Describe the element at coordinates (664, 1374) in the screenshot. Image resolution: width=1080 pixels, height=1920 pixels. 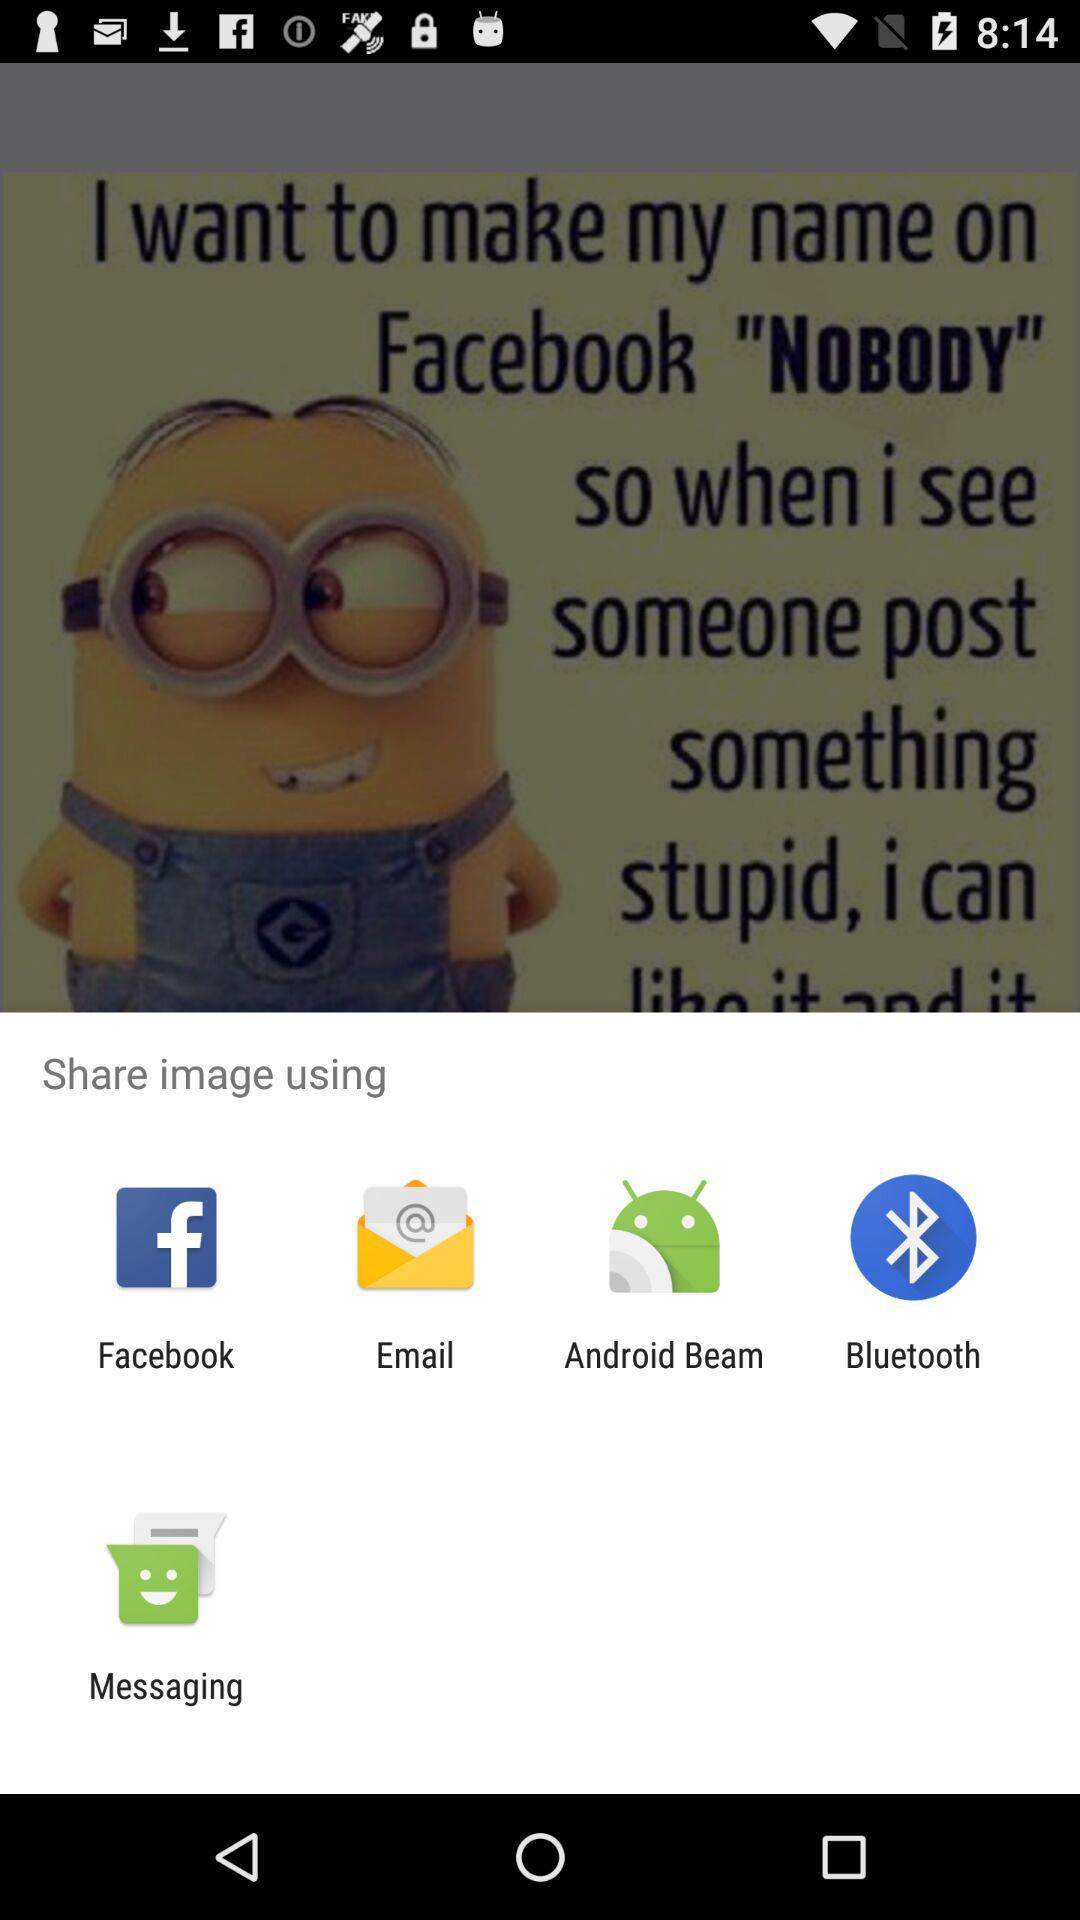
I see `item to the left of the bluetooth item` at that location.